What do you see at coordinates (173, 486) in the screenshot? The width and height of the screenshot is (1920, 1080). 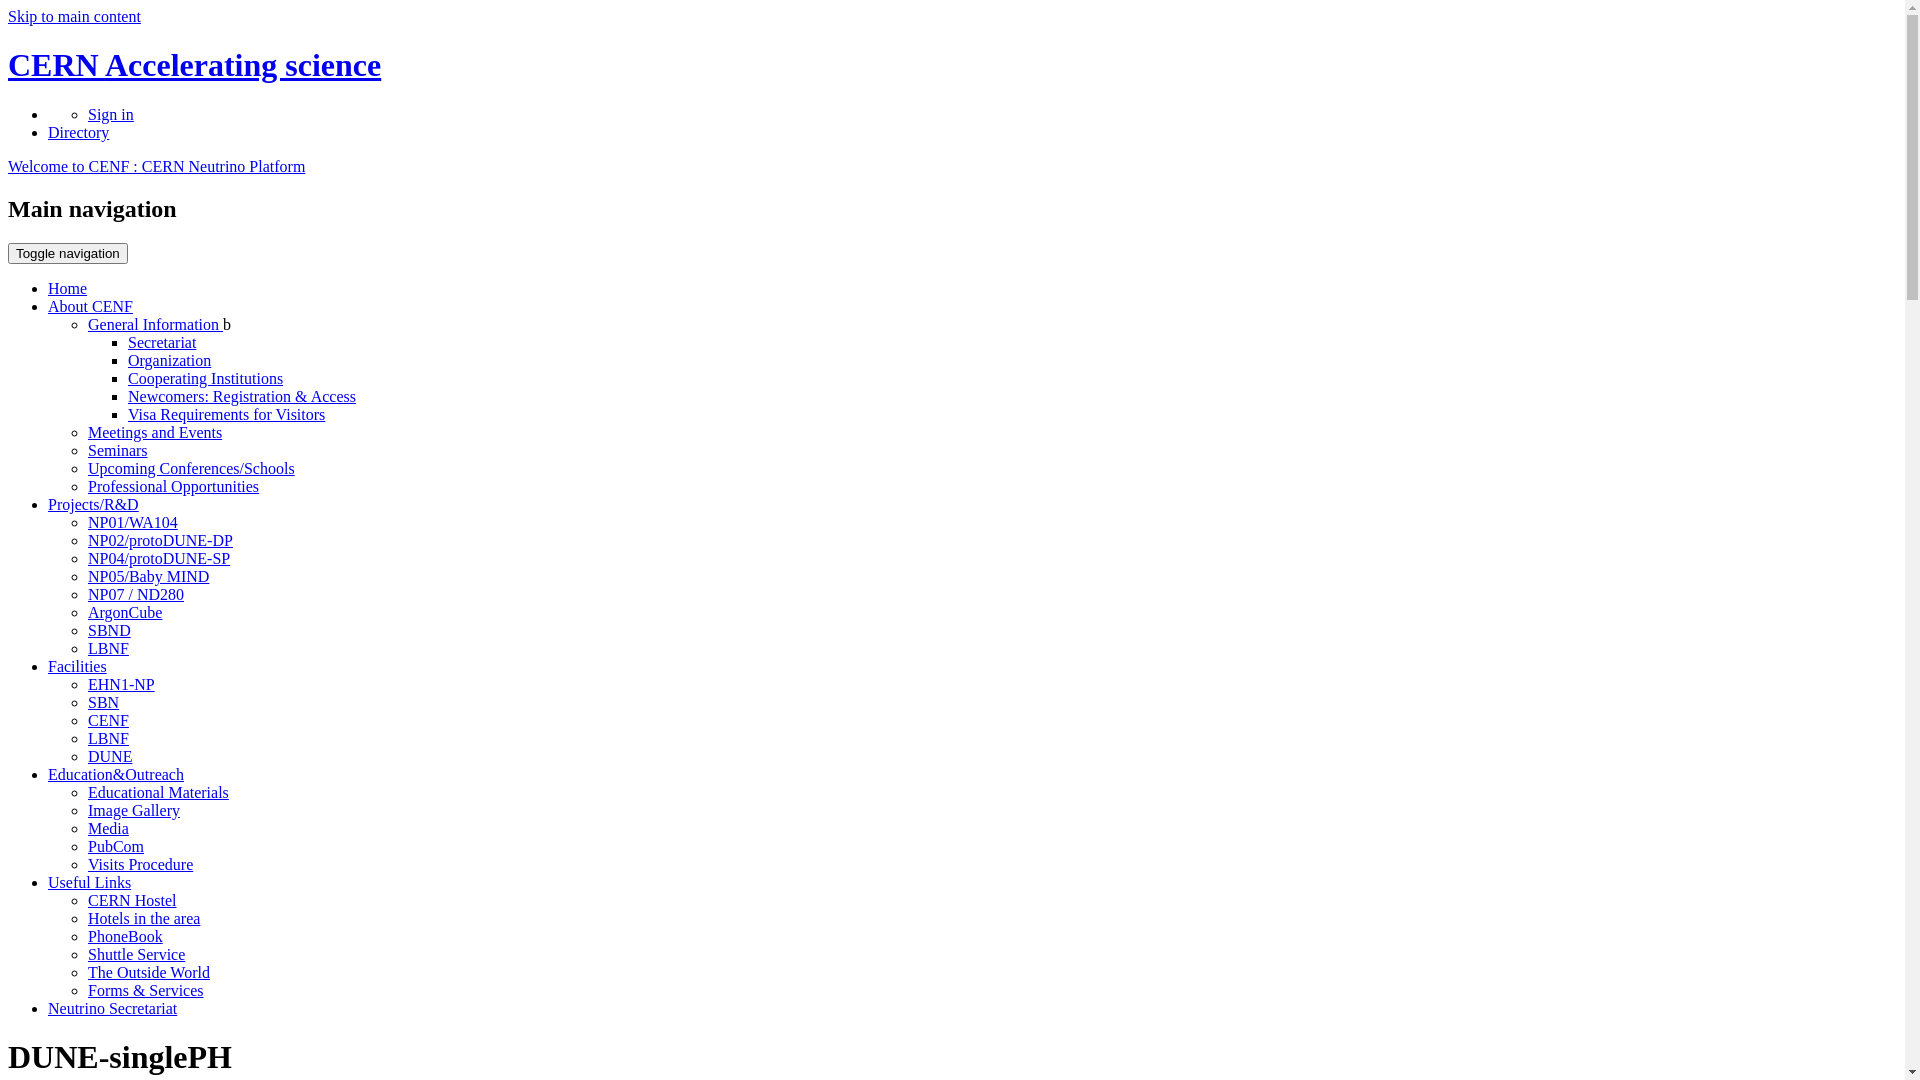 I see `'Professional Opportunities'` at bounding box center [173, 486].